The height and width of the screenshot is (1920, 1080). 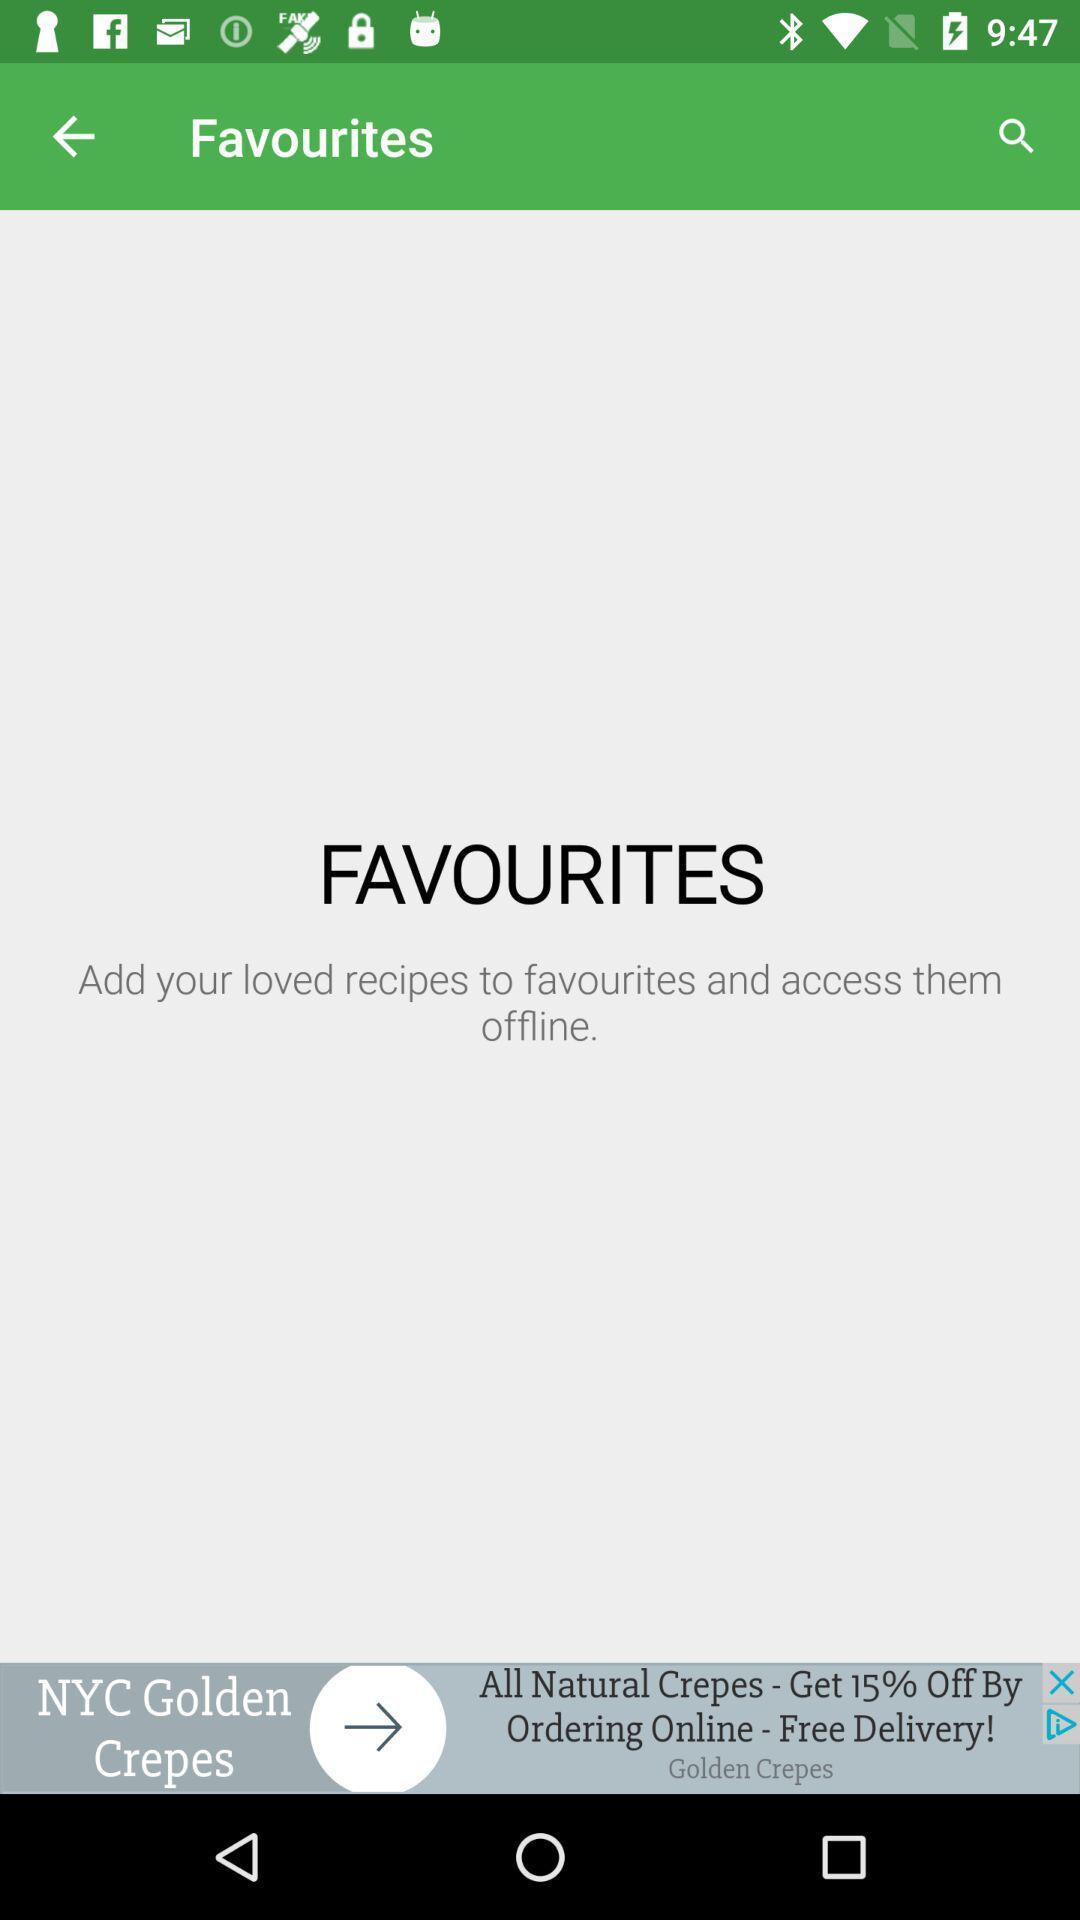 I want to click on the search icon right next to favourites, so click(x=1017, y=136).